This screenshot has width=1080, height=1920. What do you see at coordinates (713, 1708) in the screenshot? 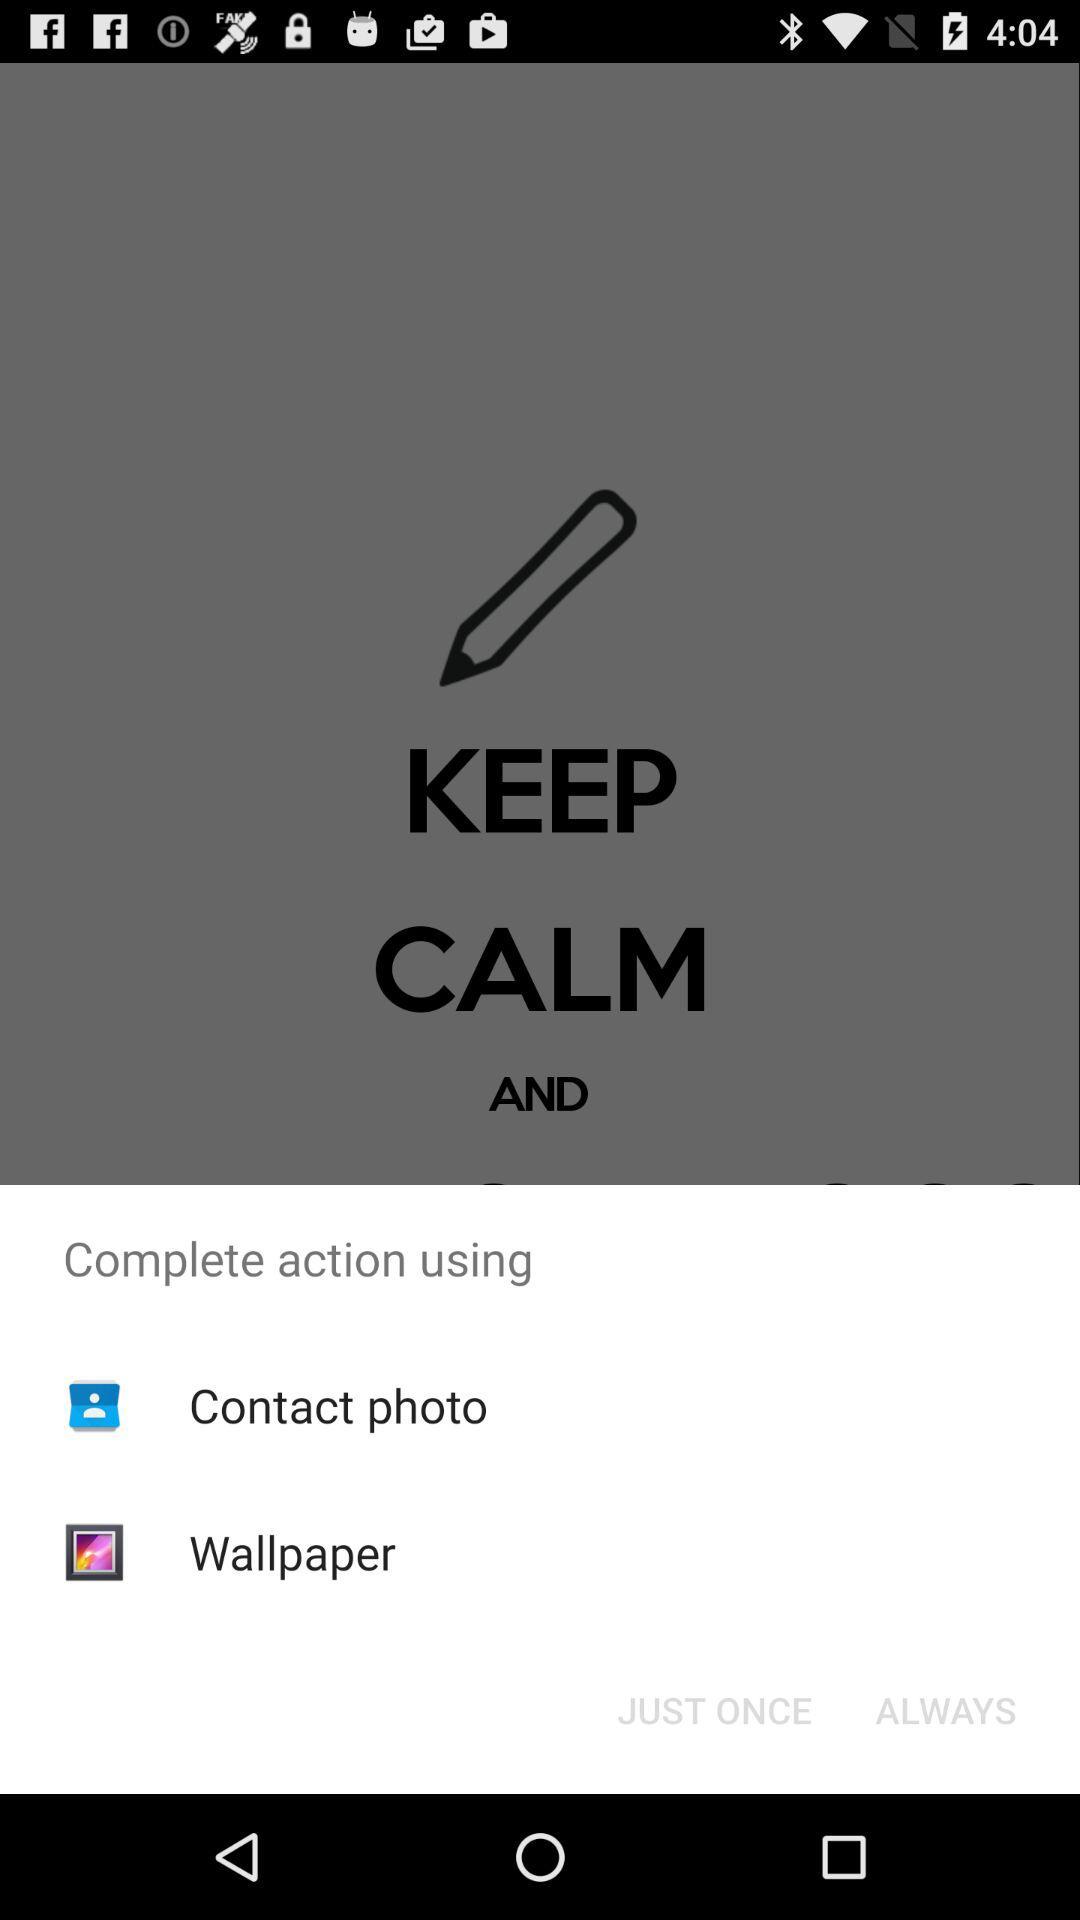
I see `icon below complete action using icon` at bounding box center [713, 1708].